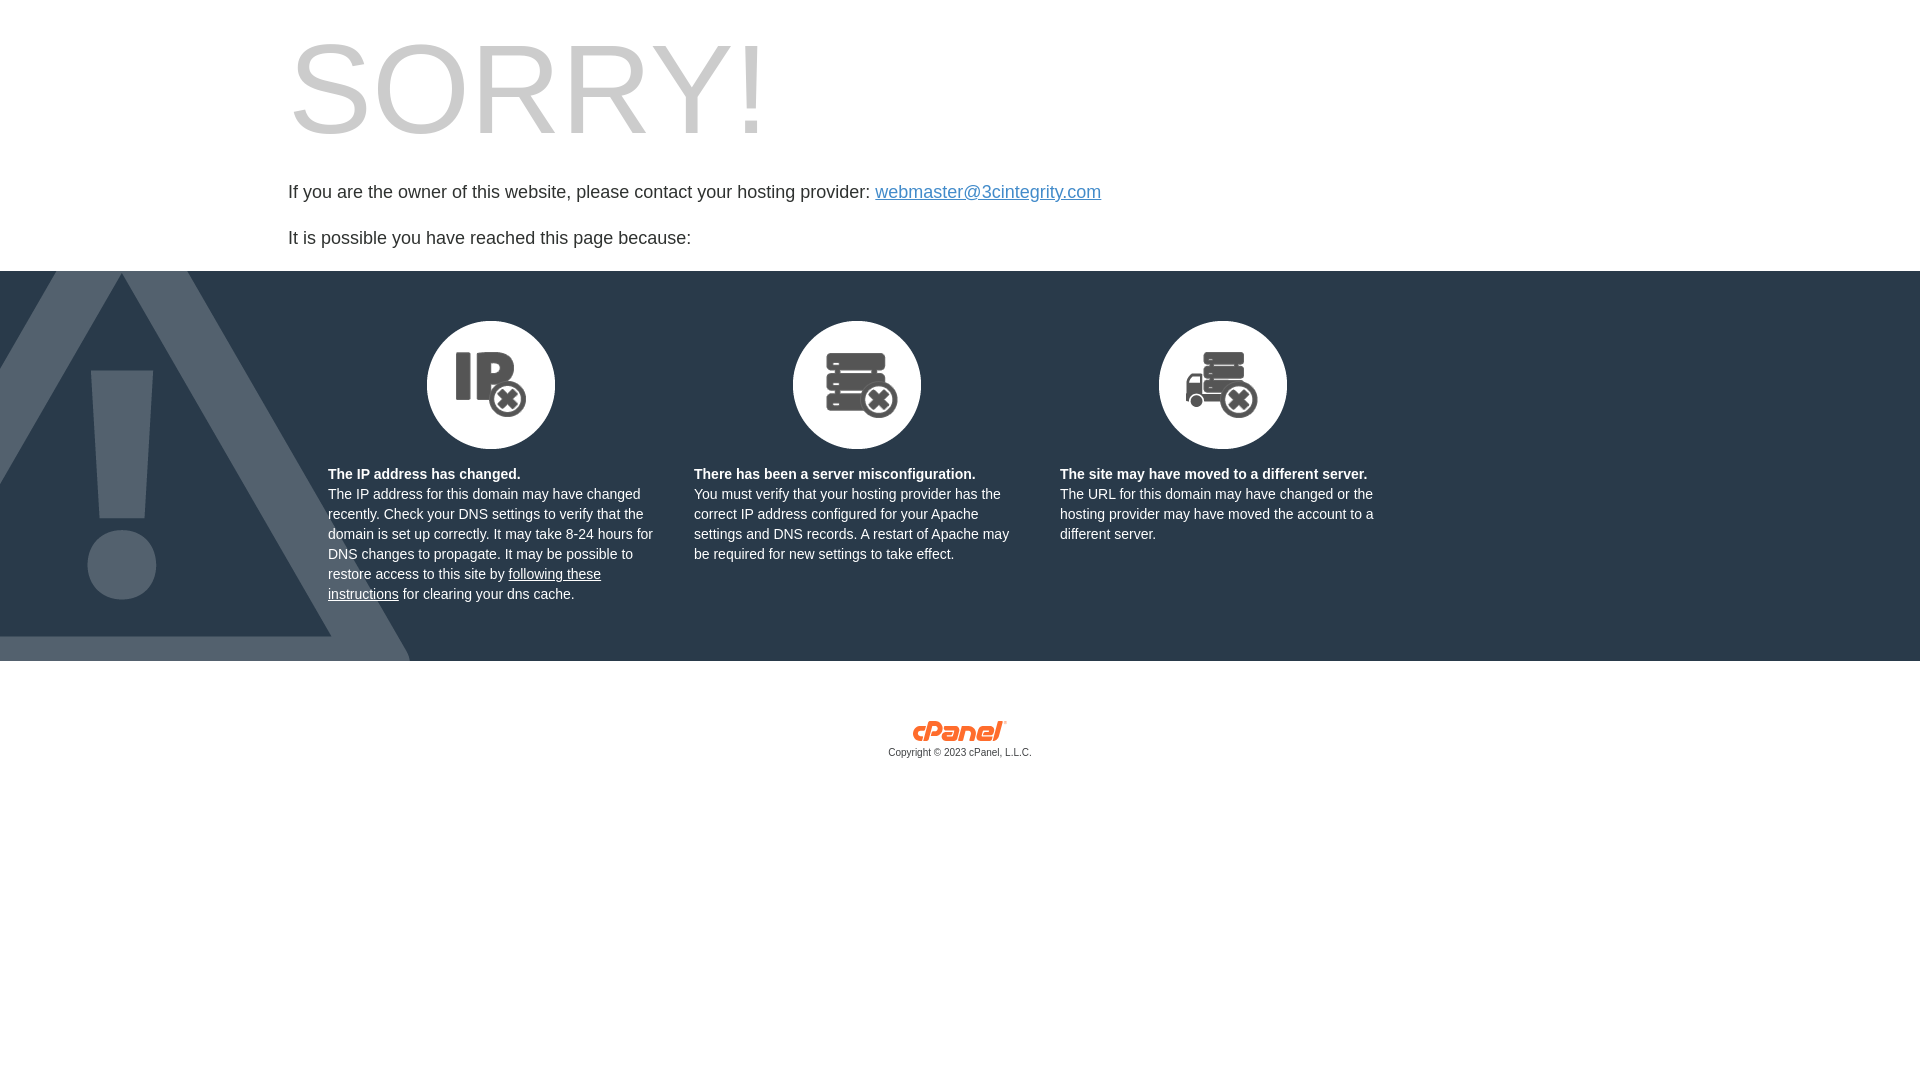 This screenshot has height=1080, width=1920. I want to click on 'webmaster@3cintegrity.com', so click(988, 192).